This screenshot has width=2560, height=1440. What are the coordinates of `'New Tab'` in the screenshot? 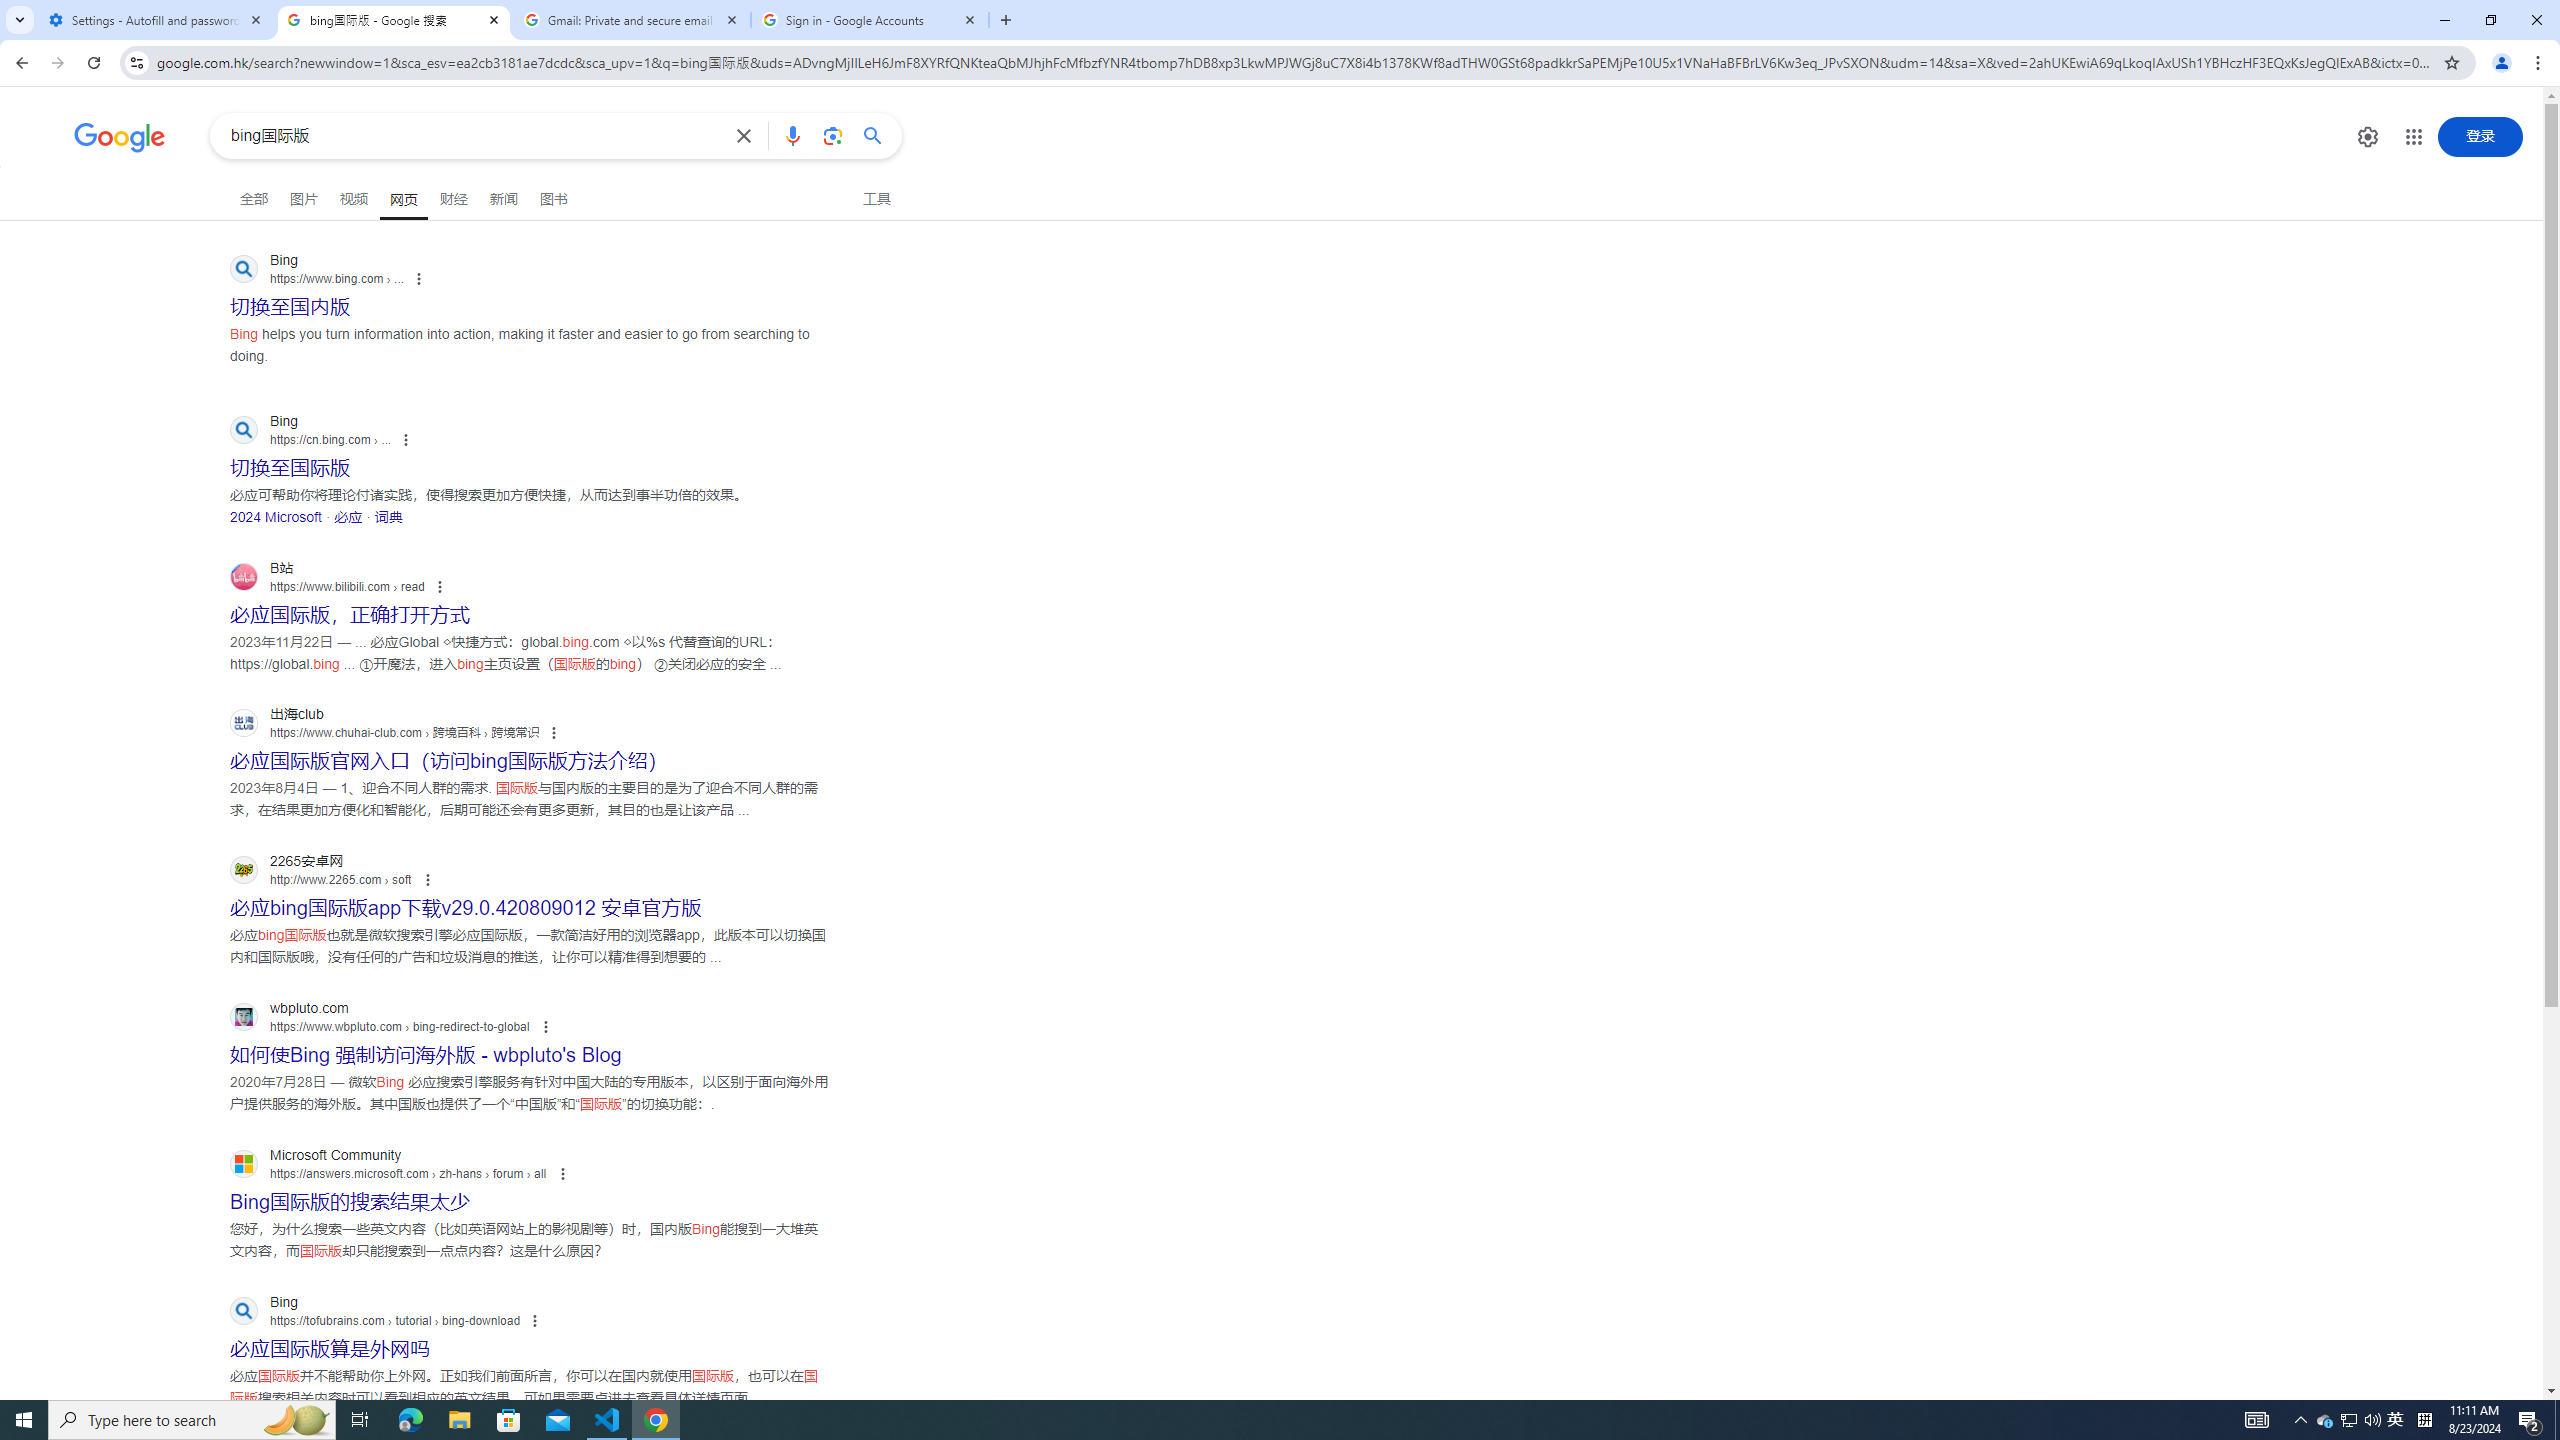 It's located at (1006, 19).